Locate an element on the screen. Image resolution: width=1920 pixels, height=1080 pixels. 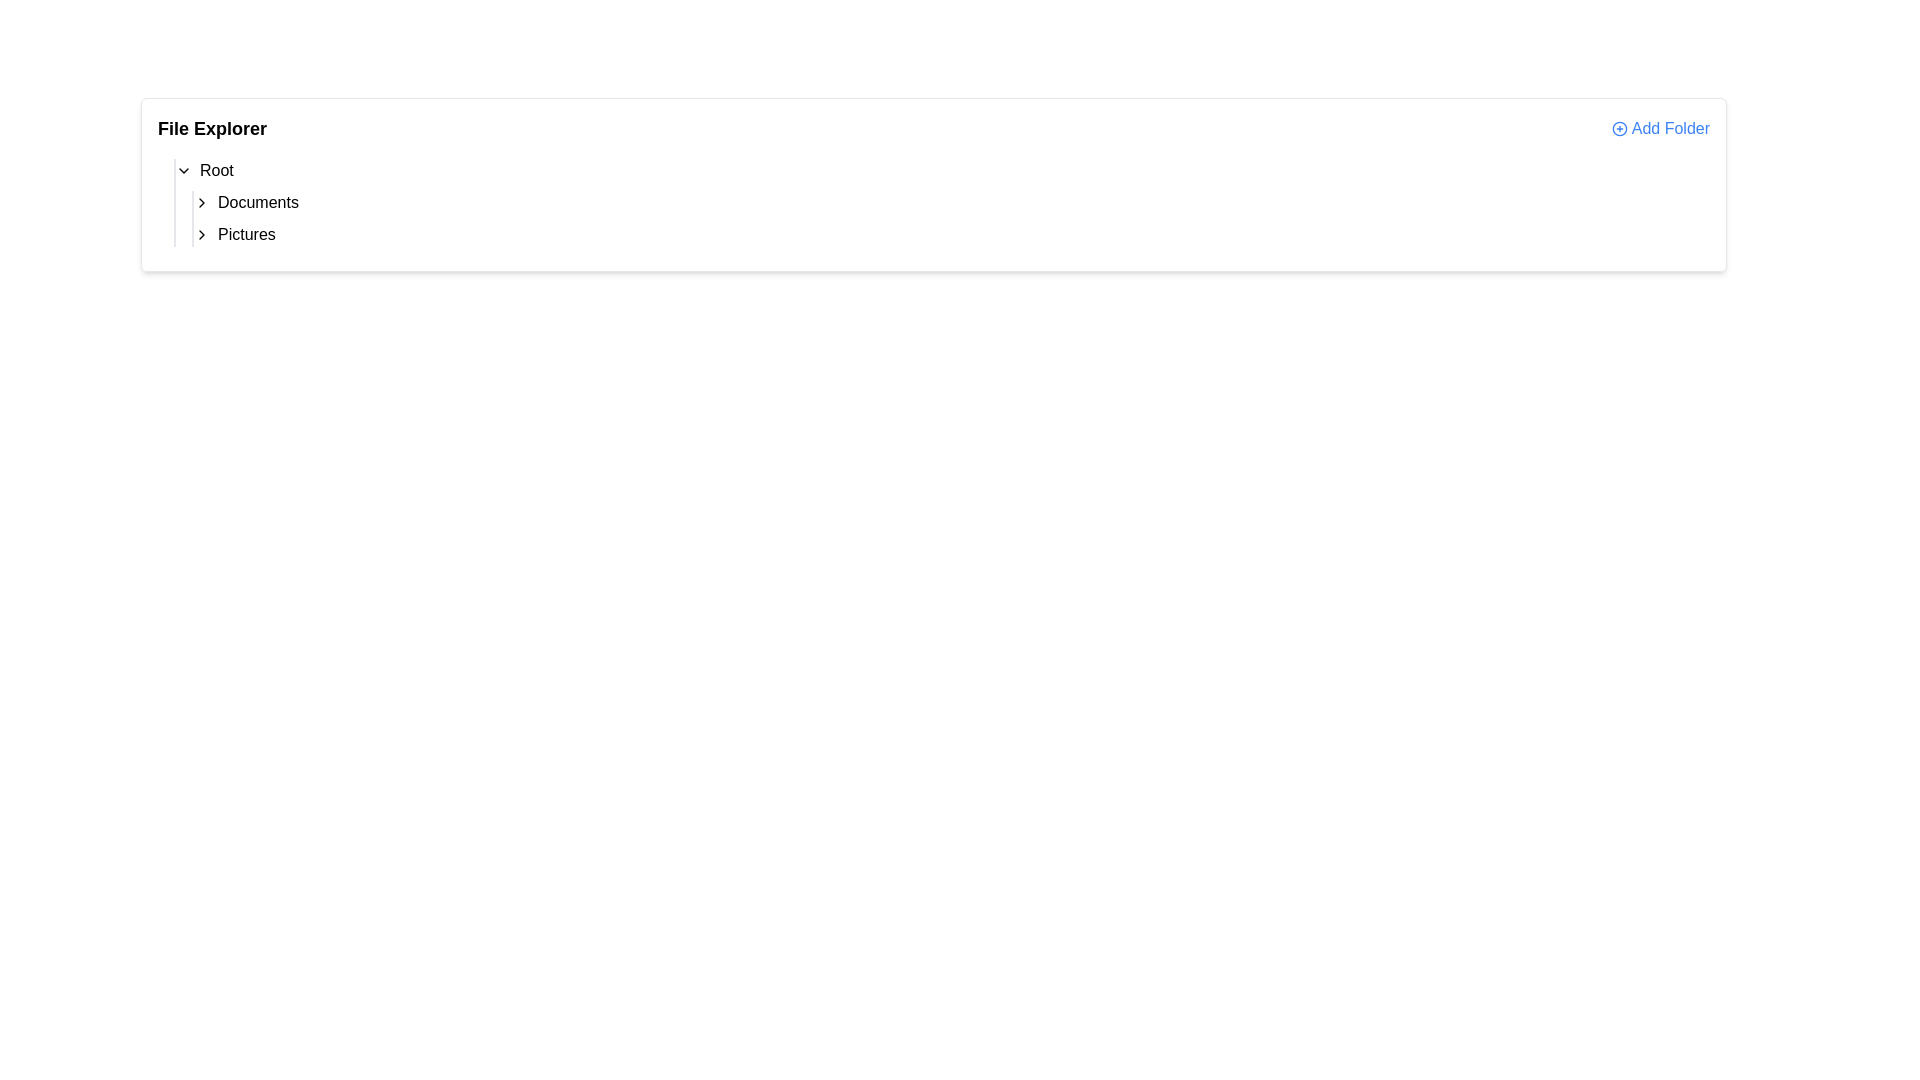
the icon located at the top-right corner of the file explorer section, which serves as a visual indicator for adding a new folder is located at coordinates (1619, 128).